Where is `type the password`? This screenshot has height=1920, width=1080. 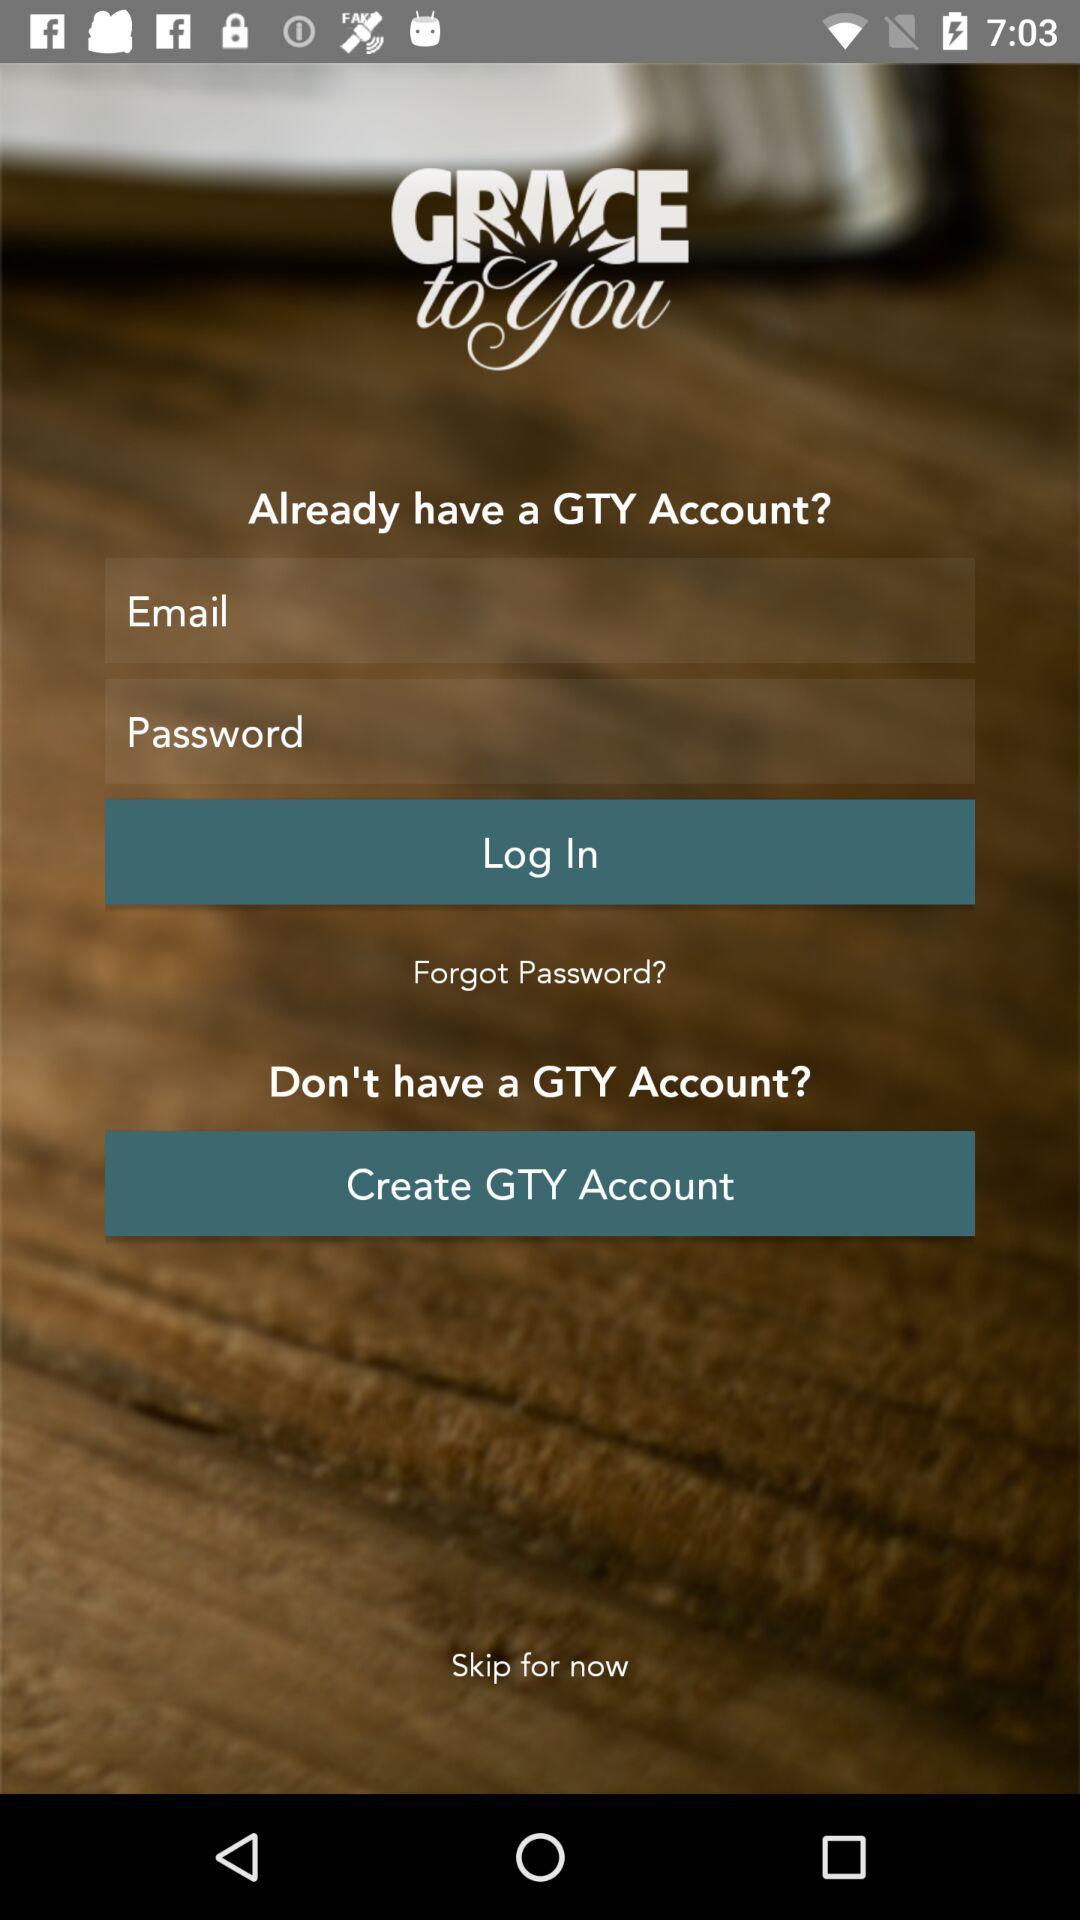 type the password is located at coordinates (540, 730).